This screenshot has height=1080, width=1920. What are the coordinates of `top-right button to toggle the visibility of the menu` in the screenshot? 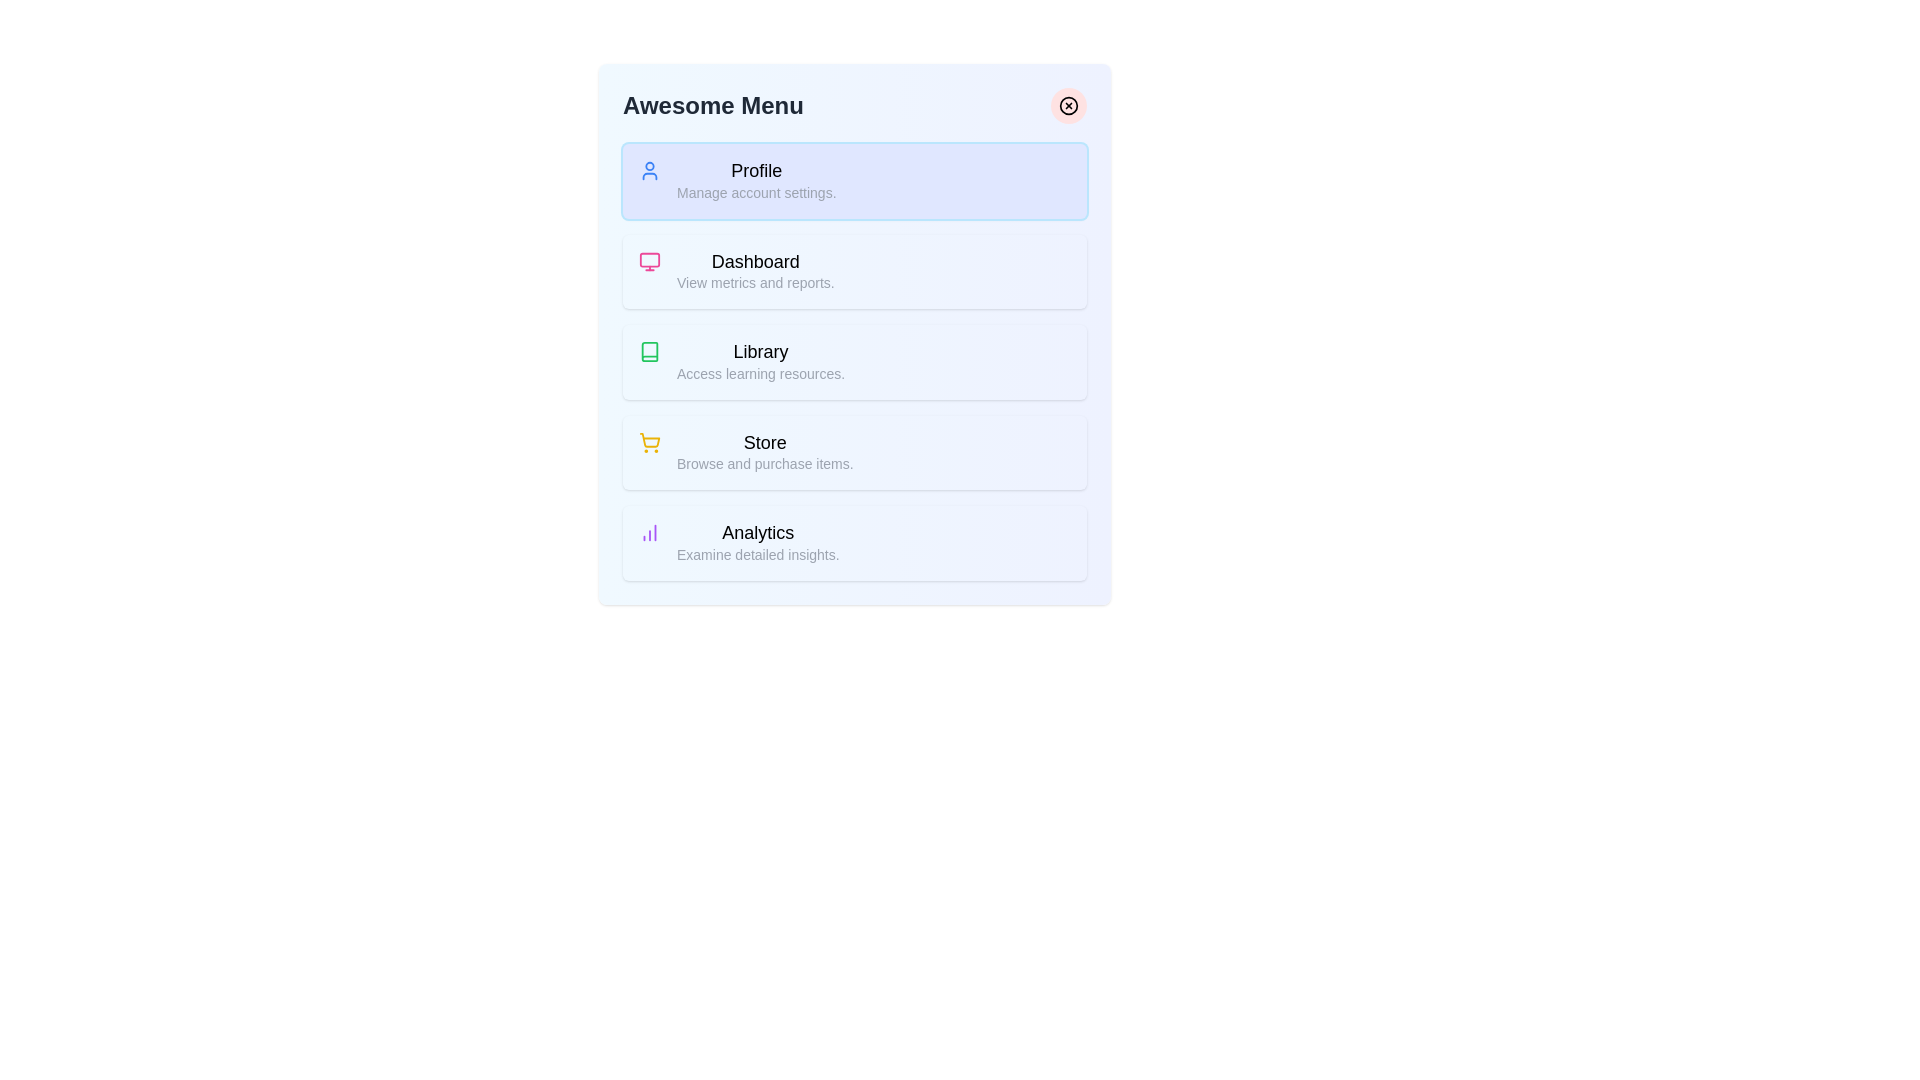 It's located at (1068, 105).